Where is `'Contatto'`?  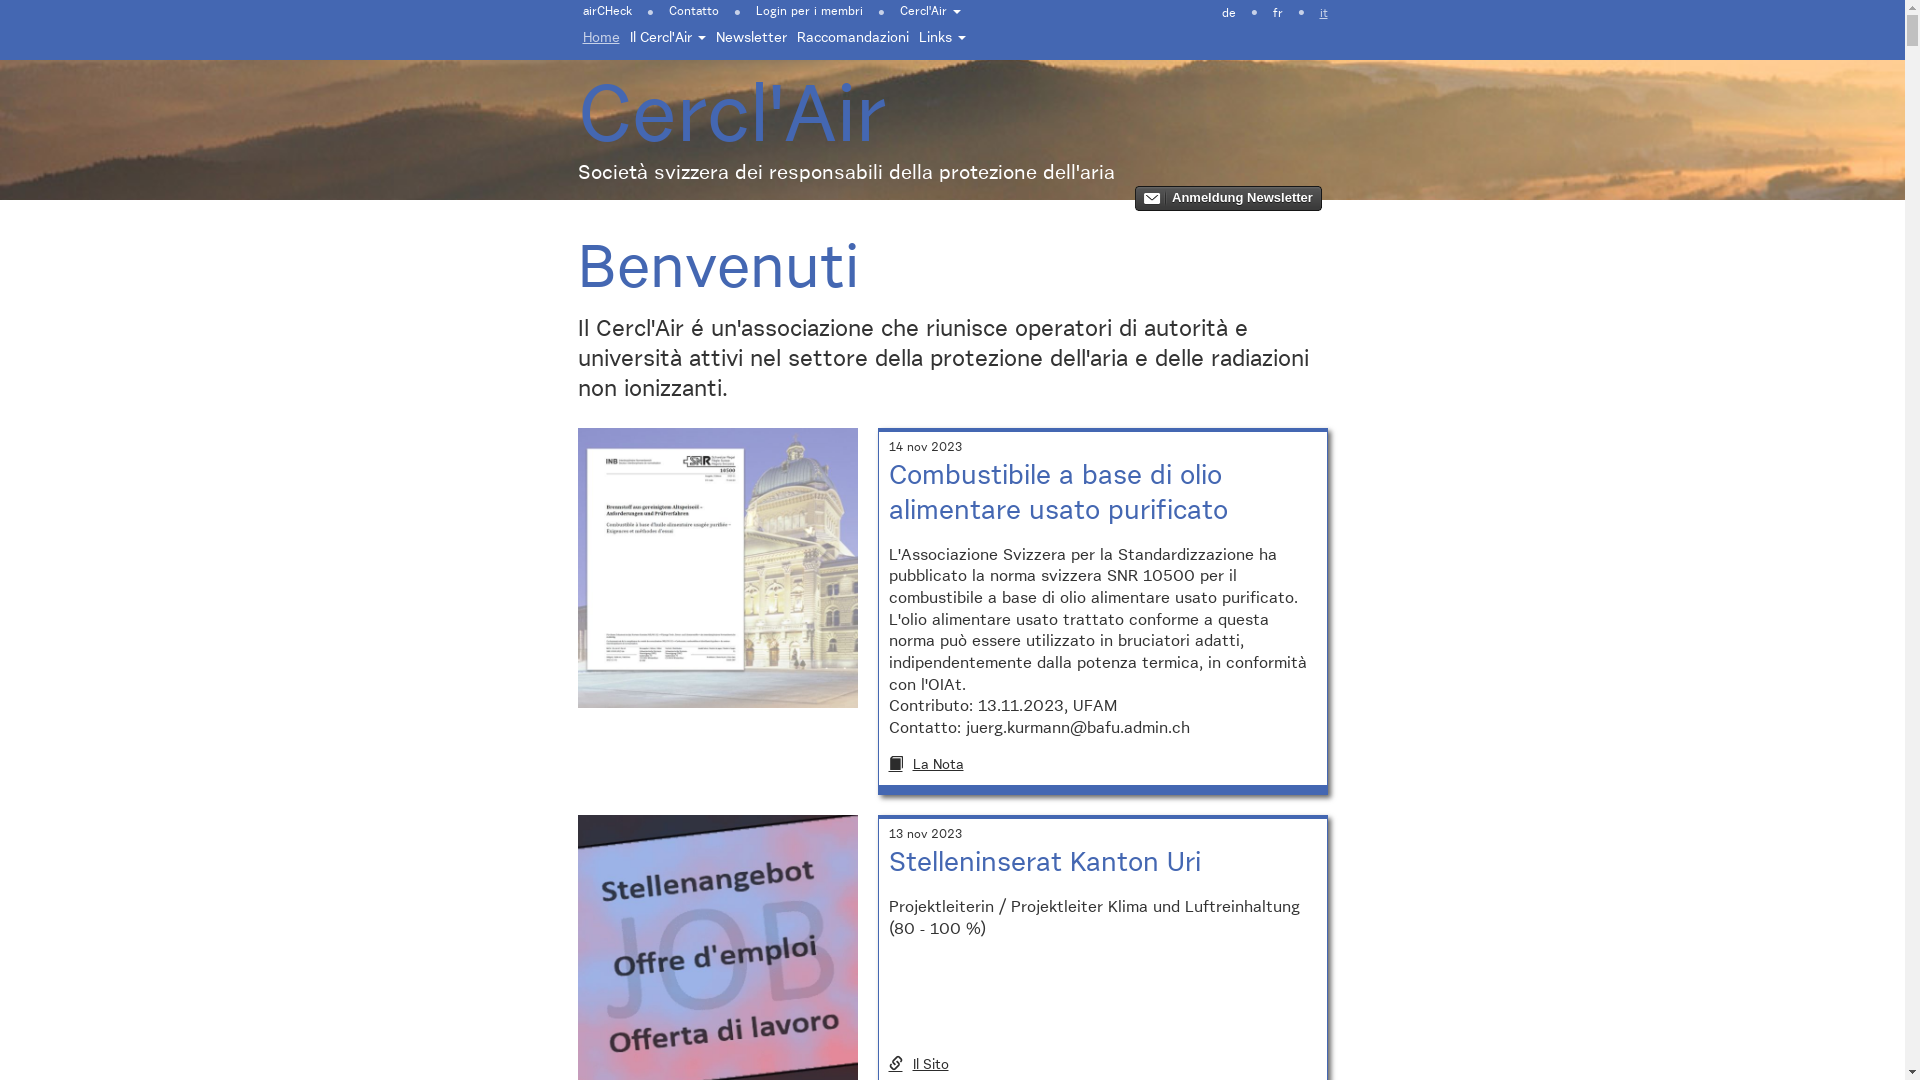 'Contatto' is located at coordinates (694, 10).